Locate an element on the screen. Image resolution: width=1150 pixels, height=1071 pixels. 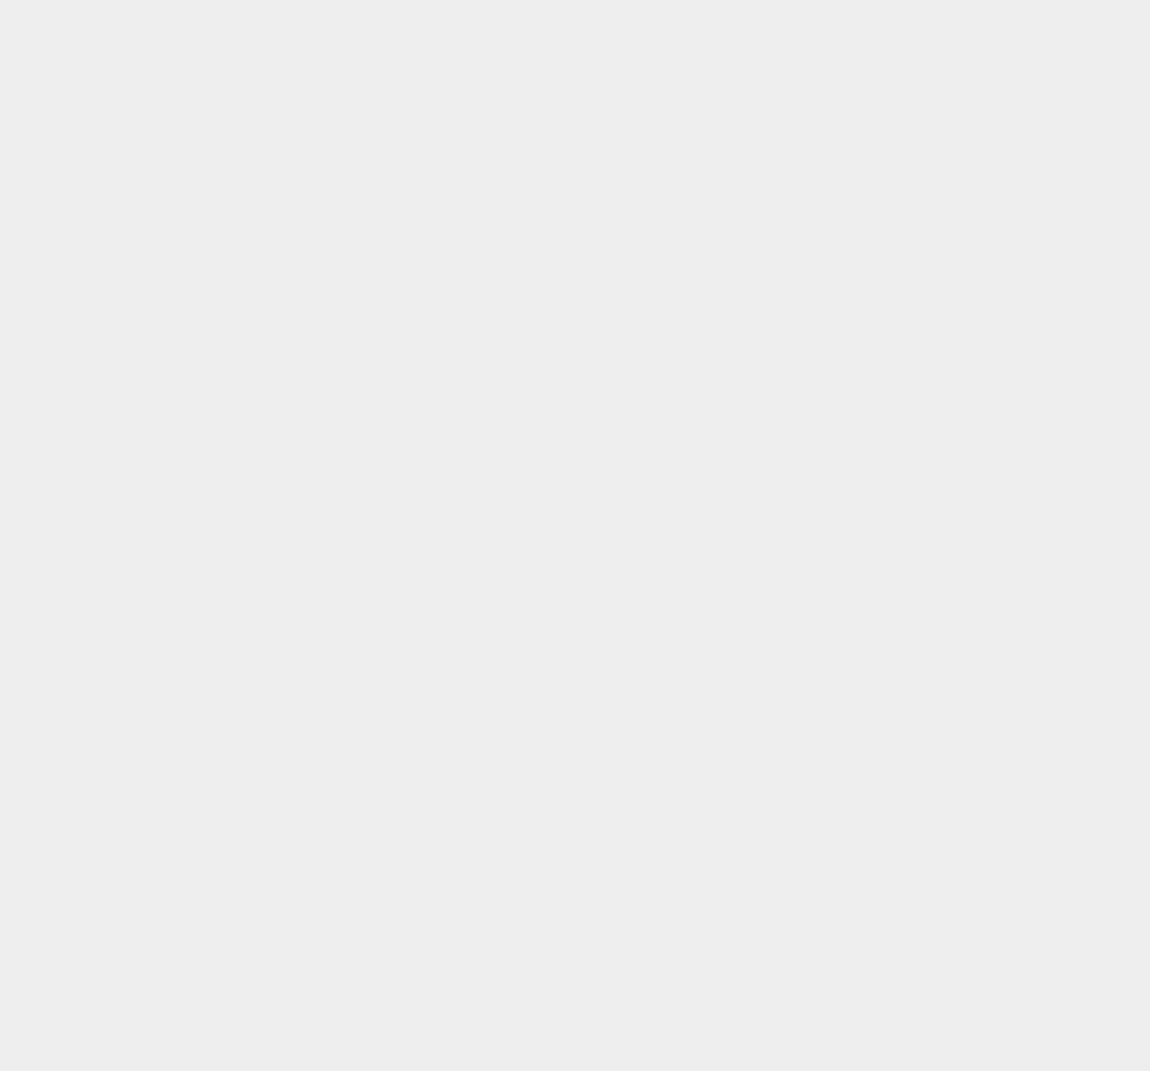
'Macintosh' is located at coordinates (845, 263).